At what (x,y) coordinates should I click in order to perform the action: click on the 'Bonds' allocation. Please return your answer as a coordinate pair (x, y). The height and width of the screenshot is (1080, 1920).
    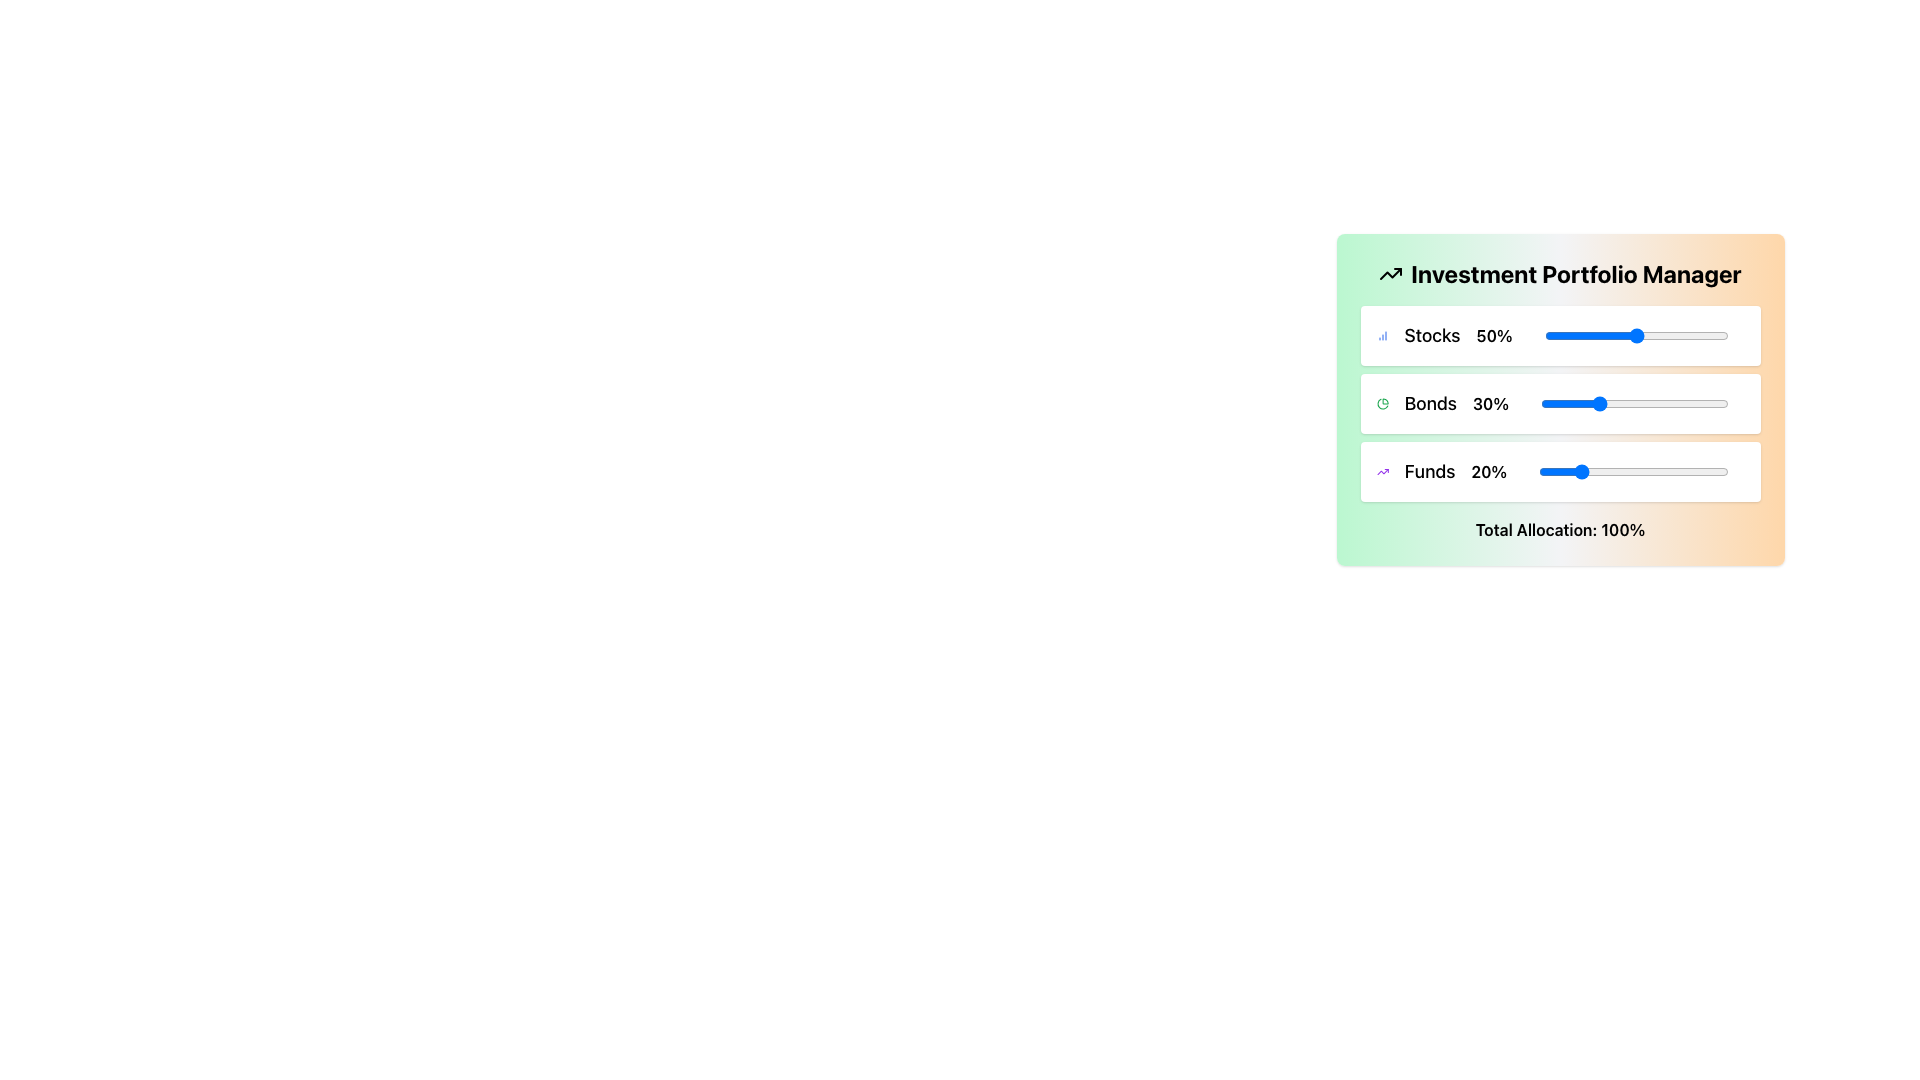
    Looking at the image, I should click on (1664, 404).